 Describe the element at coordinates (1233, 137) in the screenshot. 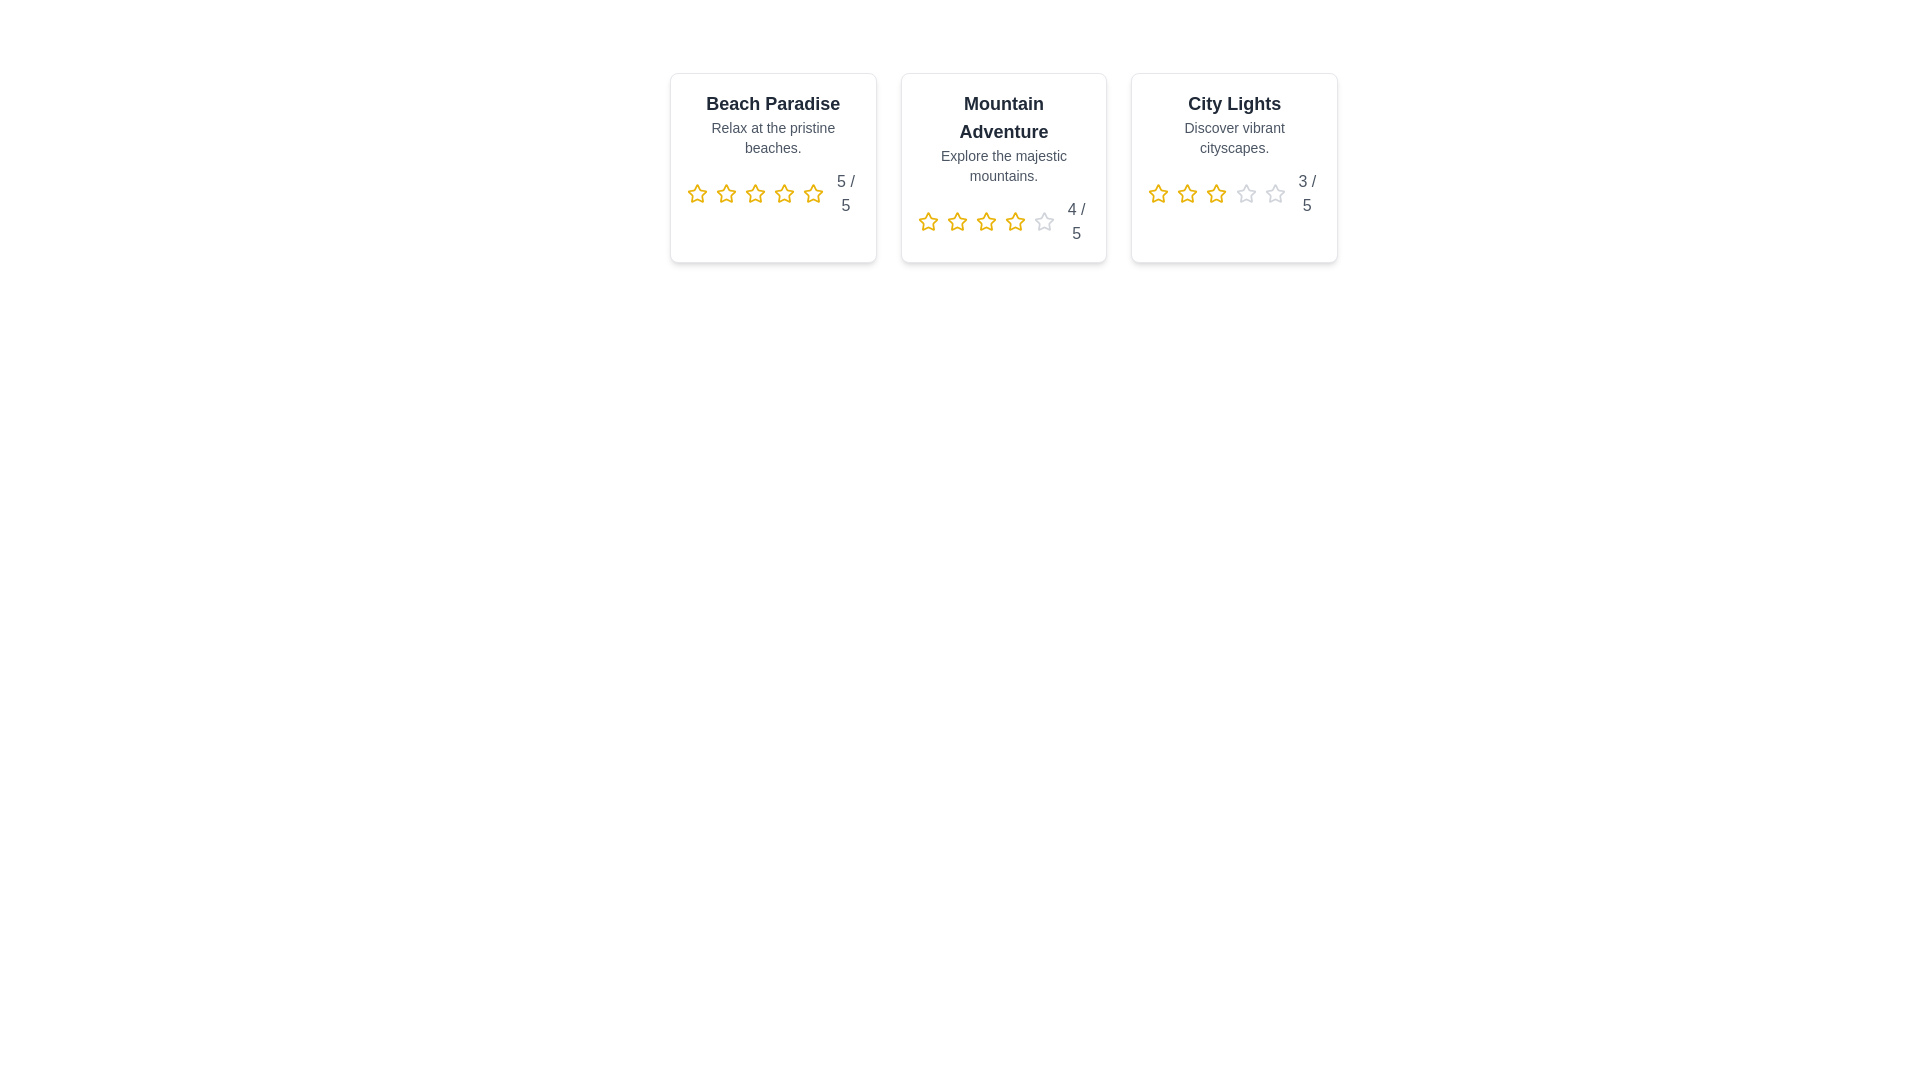

I see `the description of the destination City Lights` at that location.